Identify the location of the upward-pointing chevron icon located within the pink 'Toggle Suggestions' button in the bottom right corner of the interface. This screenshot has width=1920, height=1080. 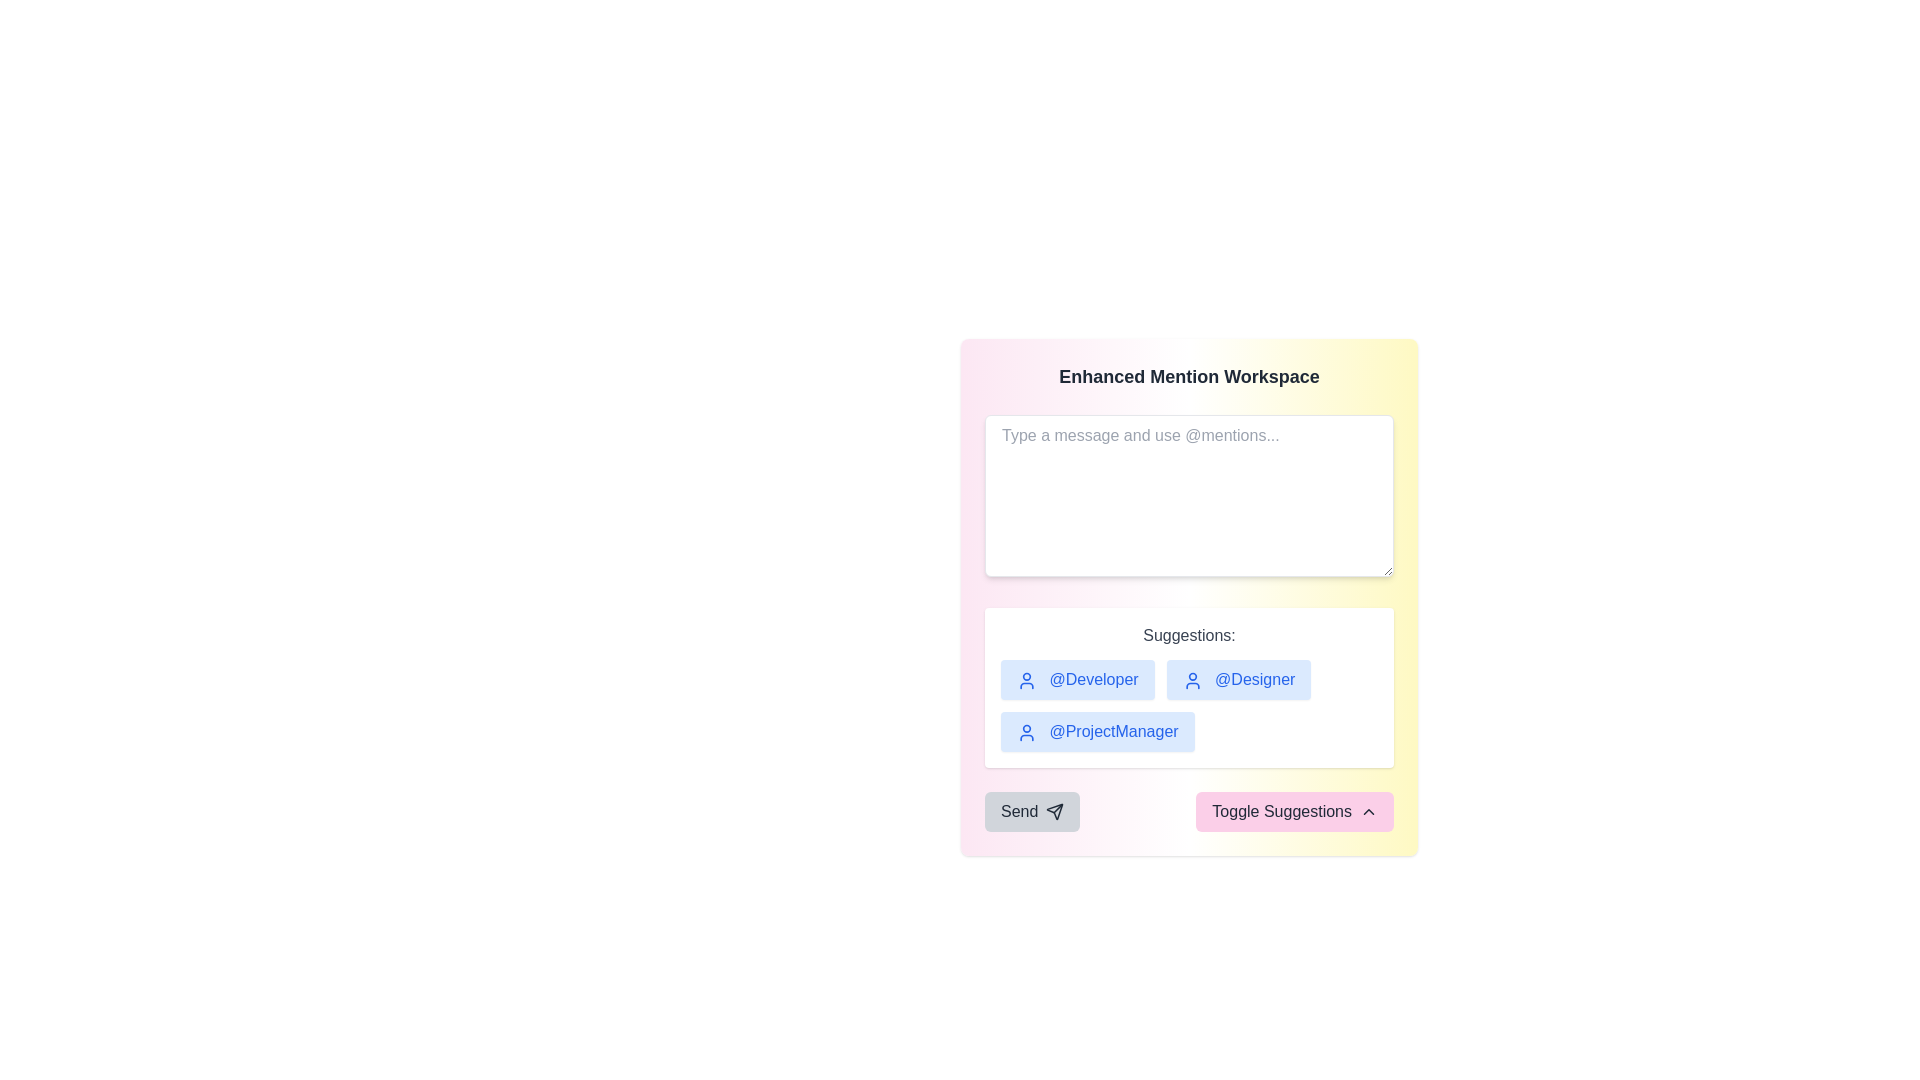
(1367, 812).